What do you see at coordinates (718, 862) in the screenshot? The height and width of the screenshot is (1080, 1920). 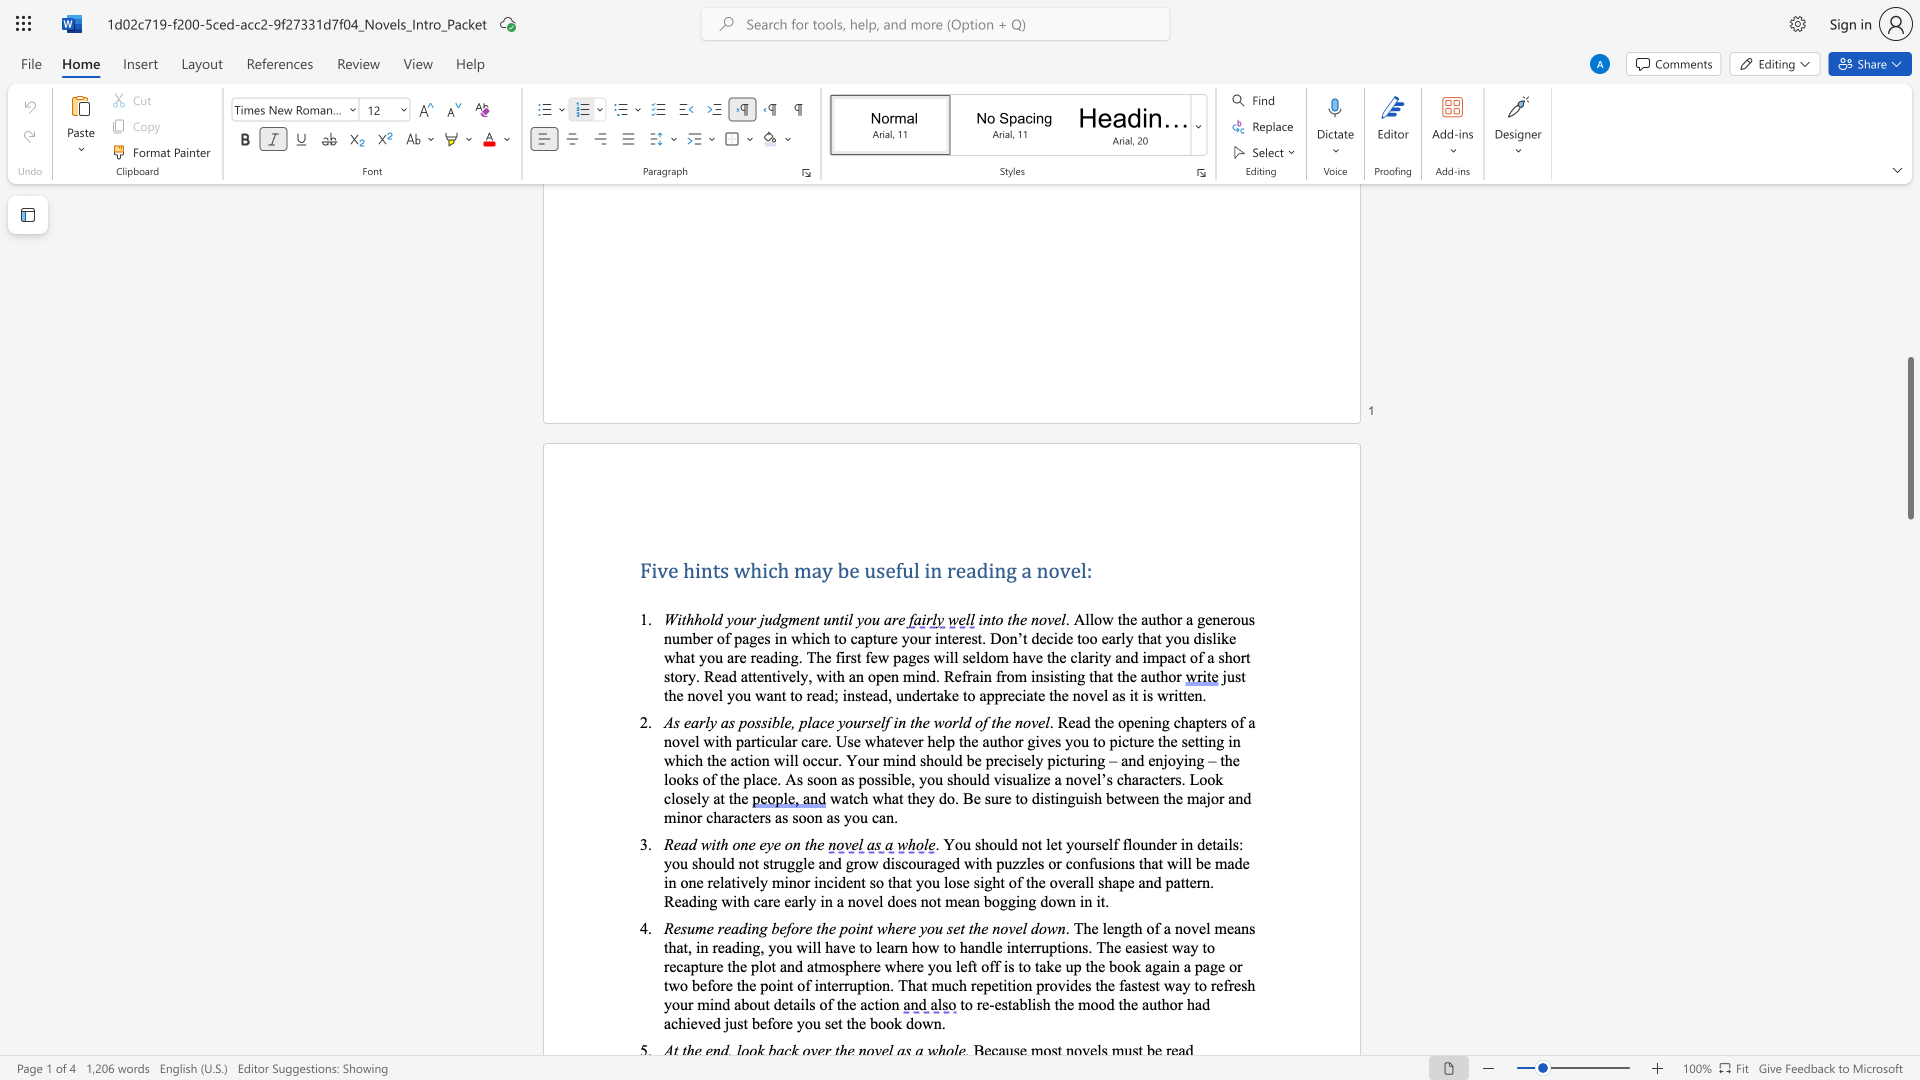 I see `the 6th character "u" in the text` at bounding box center [718, 862].